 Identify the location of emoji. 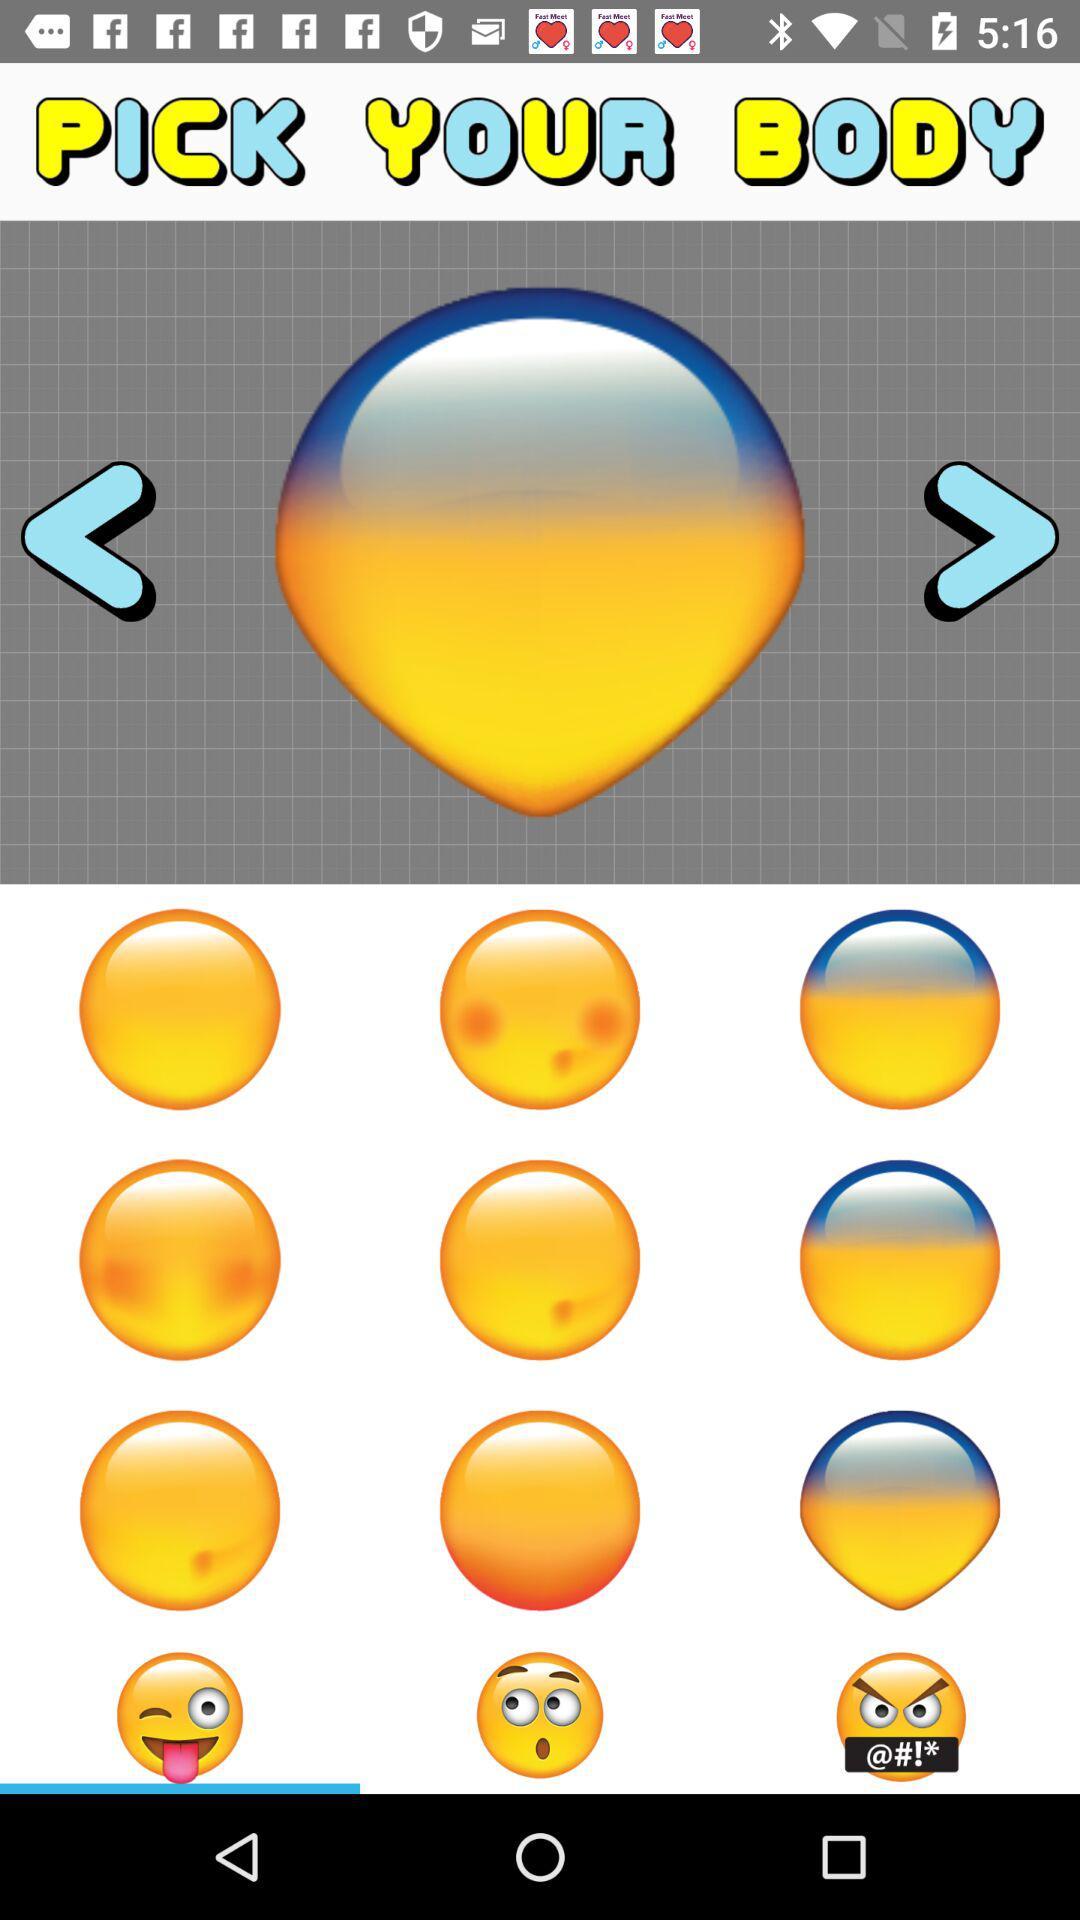
(180, 1009).